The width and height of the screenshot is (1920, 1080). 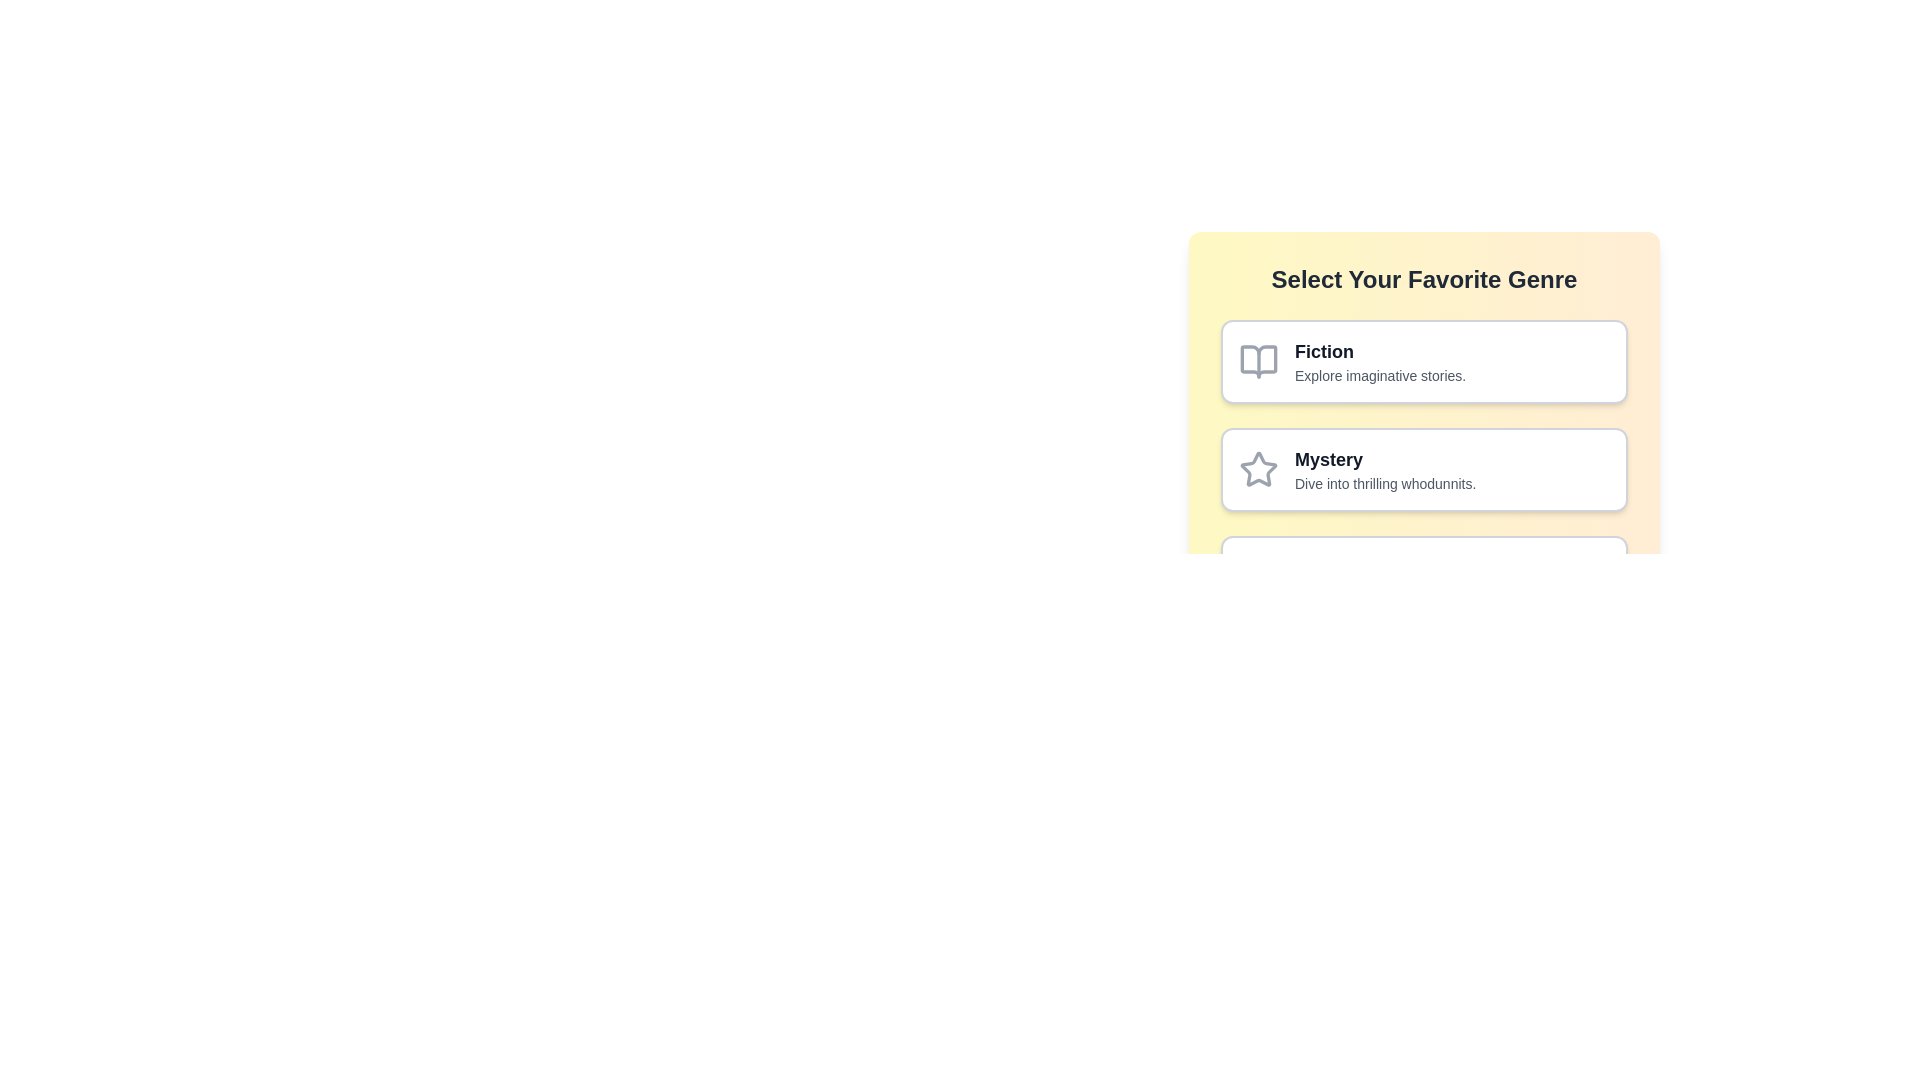 I want to click on the text label that reads 'Dive into thrilling whodunnits.' which is styled with a smaller, gray-colored font and positioned below the 'Mystery' title within a selectable genre option area, so click(x=1384, y=483).